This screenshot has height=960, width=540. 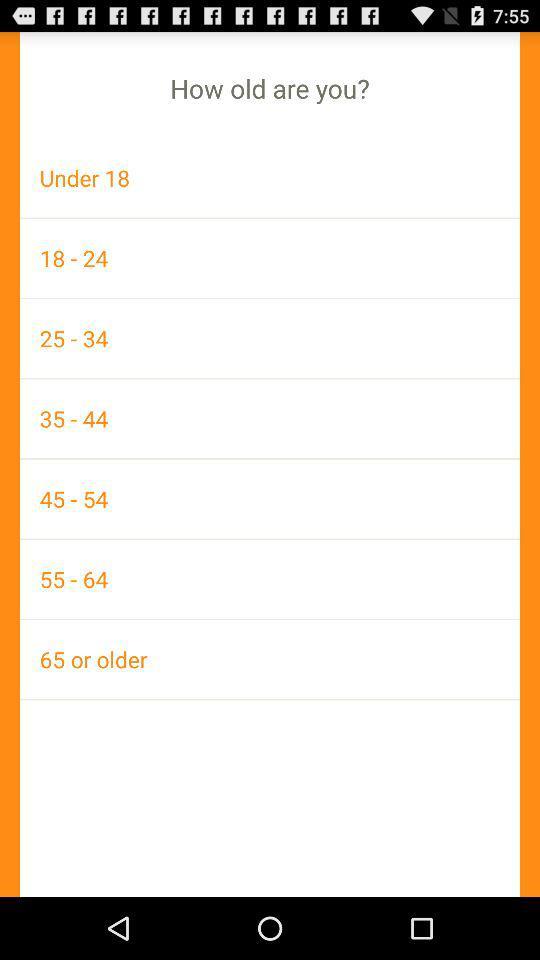 I want to click on the 65 or older app, so click(x=270, y=658).